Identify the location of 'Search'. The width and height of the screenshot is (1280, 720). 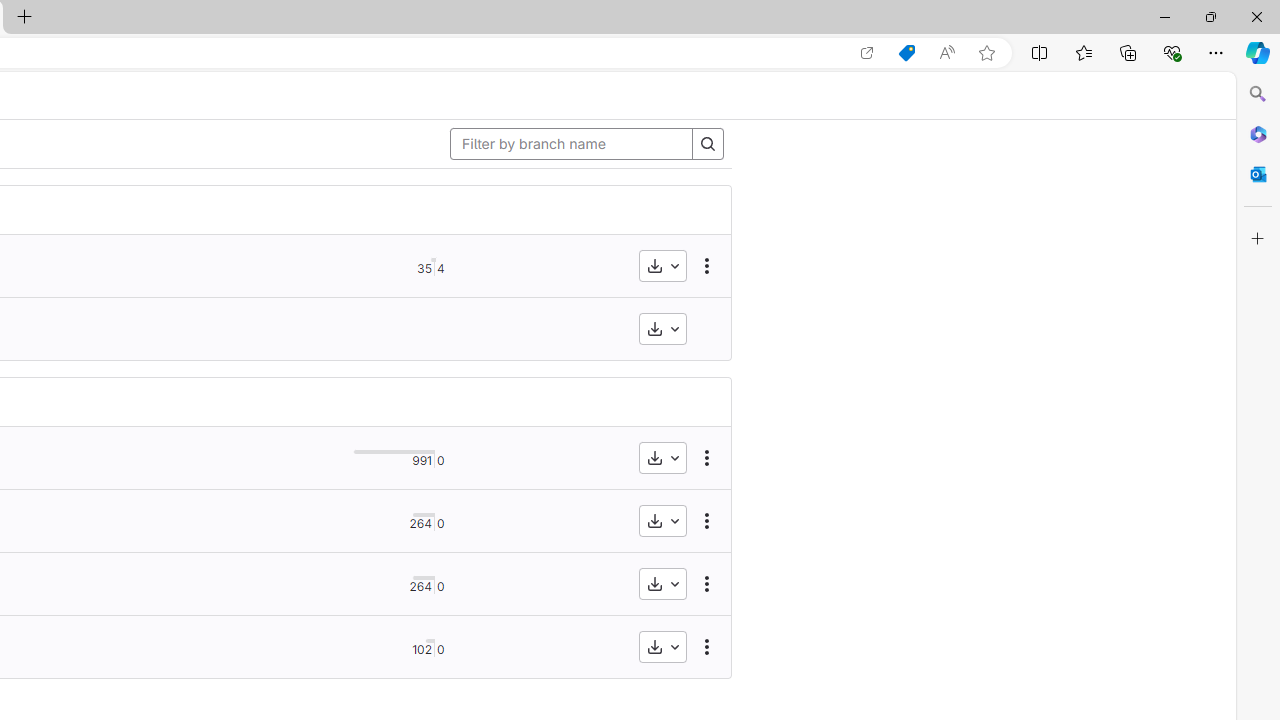
(1257, 94).